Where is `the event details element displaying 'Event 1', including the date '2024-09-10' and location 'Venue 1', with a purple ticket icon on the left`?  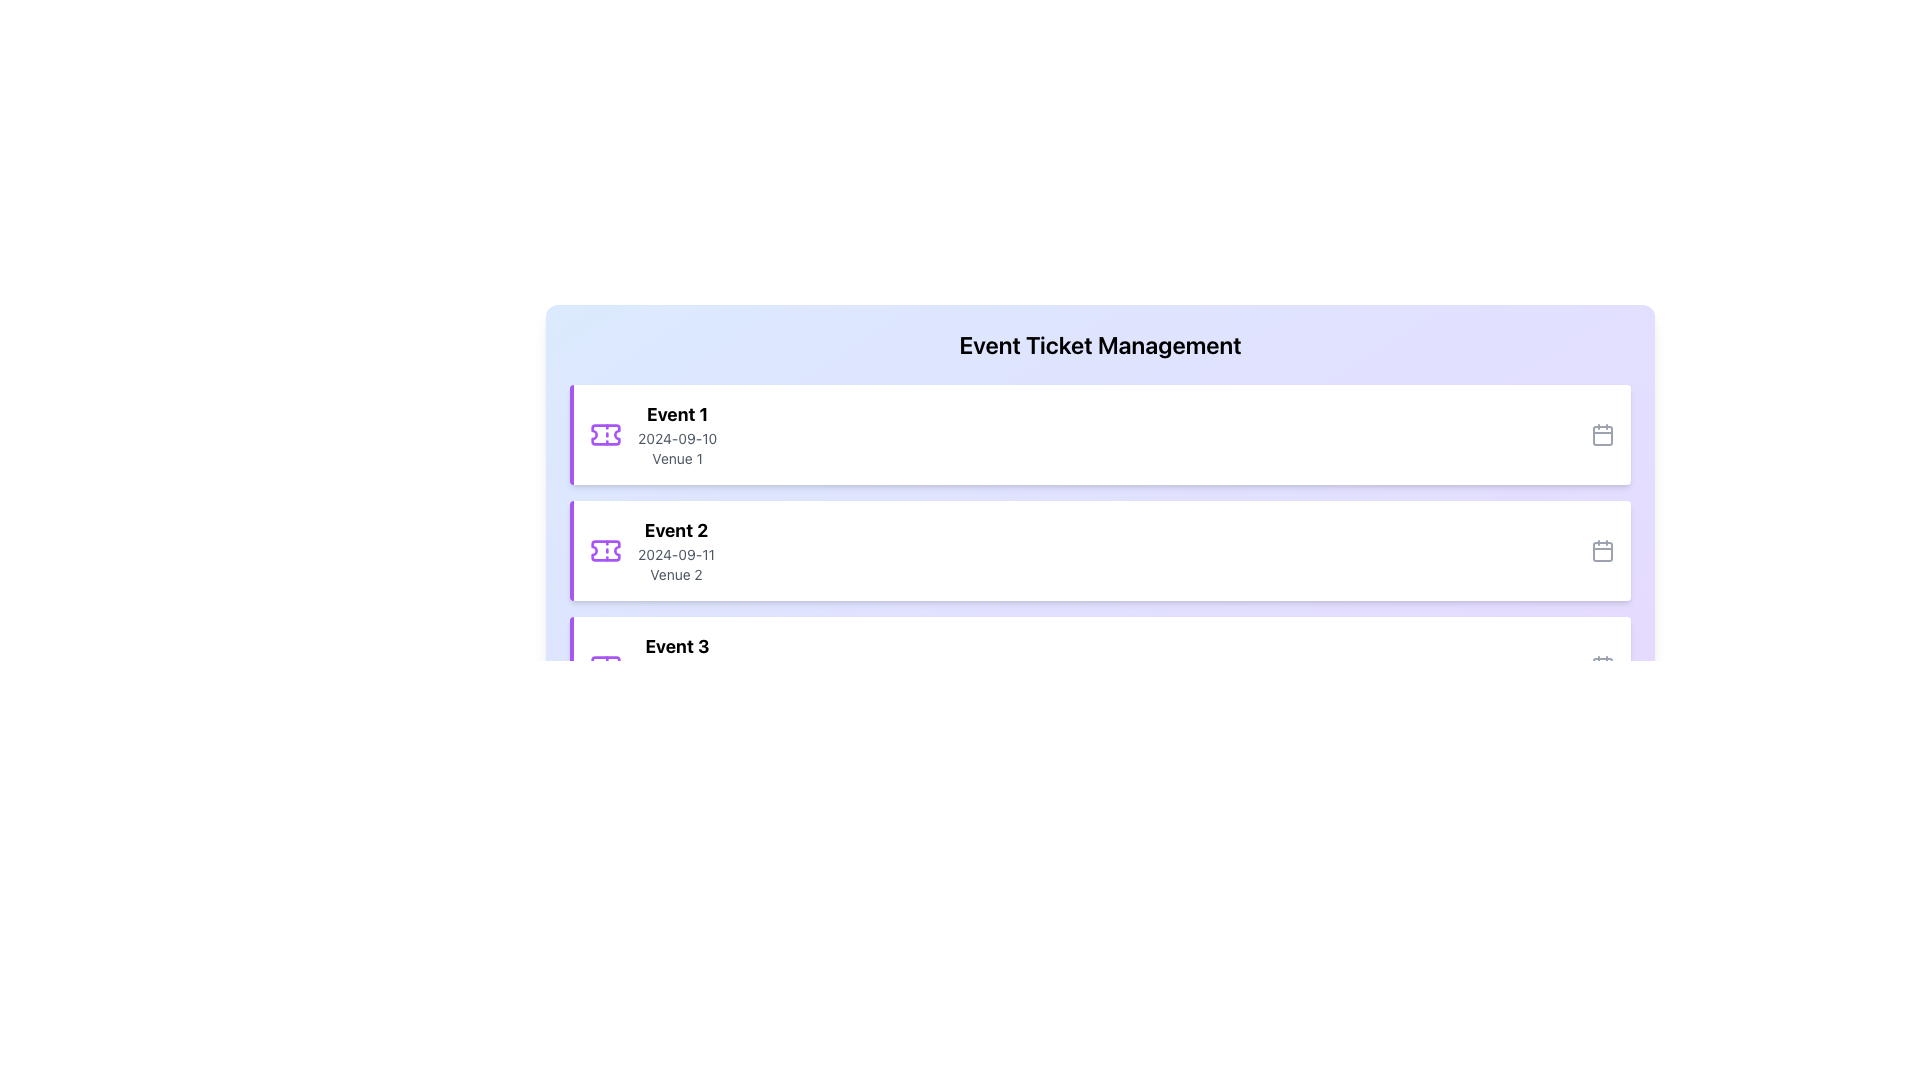 the event details element displaying 'Event 1', including the date '2024-09-10' and location 'Venue 1', with a purple ticket icon on the left is located at coordinates (653, 434).